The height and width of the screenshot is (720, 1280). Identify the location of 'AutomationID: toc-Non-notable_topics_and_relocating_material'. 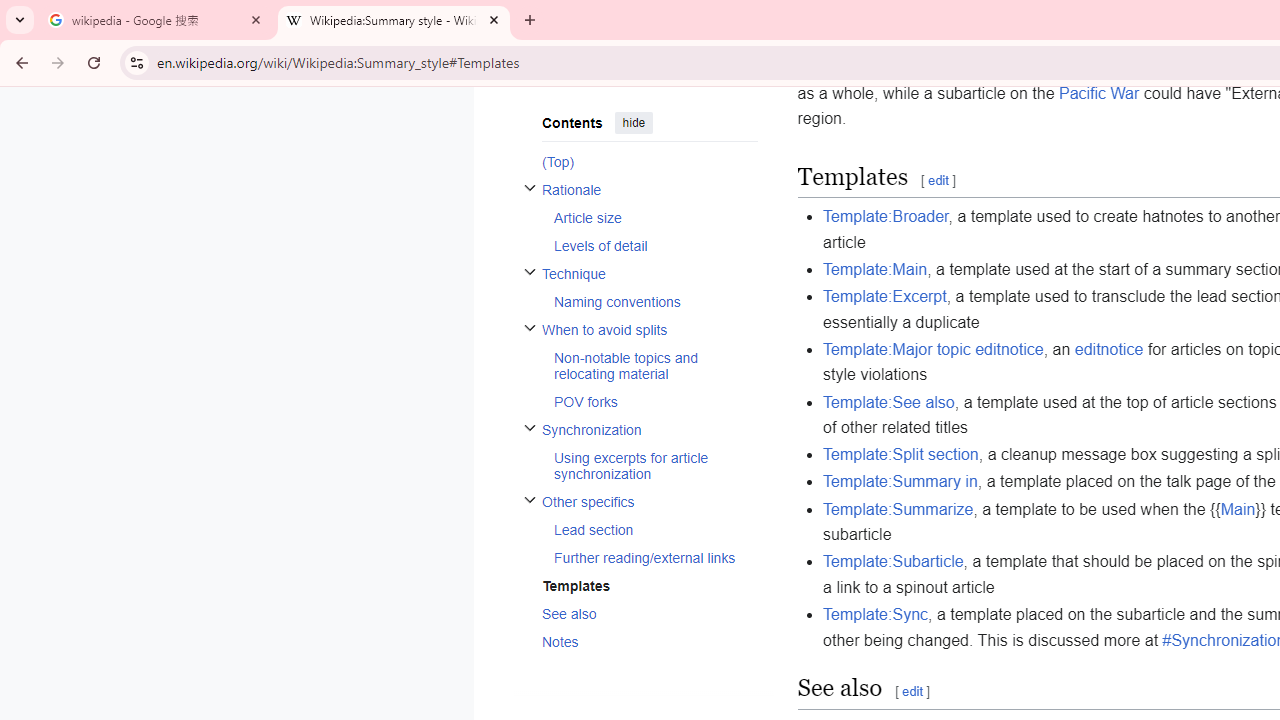
(649, 365).